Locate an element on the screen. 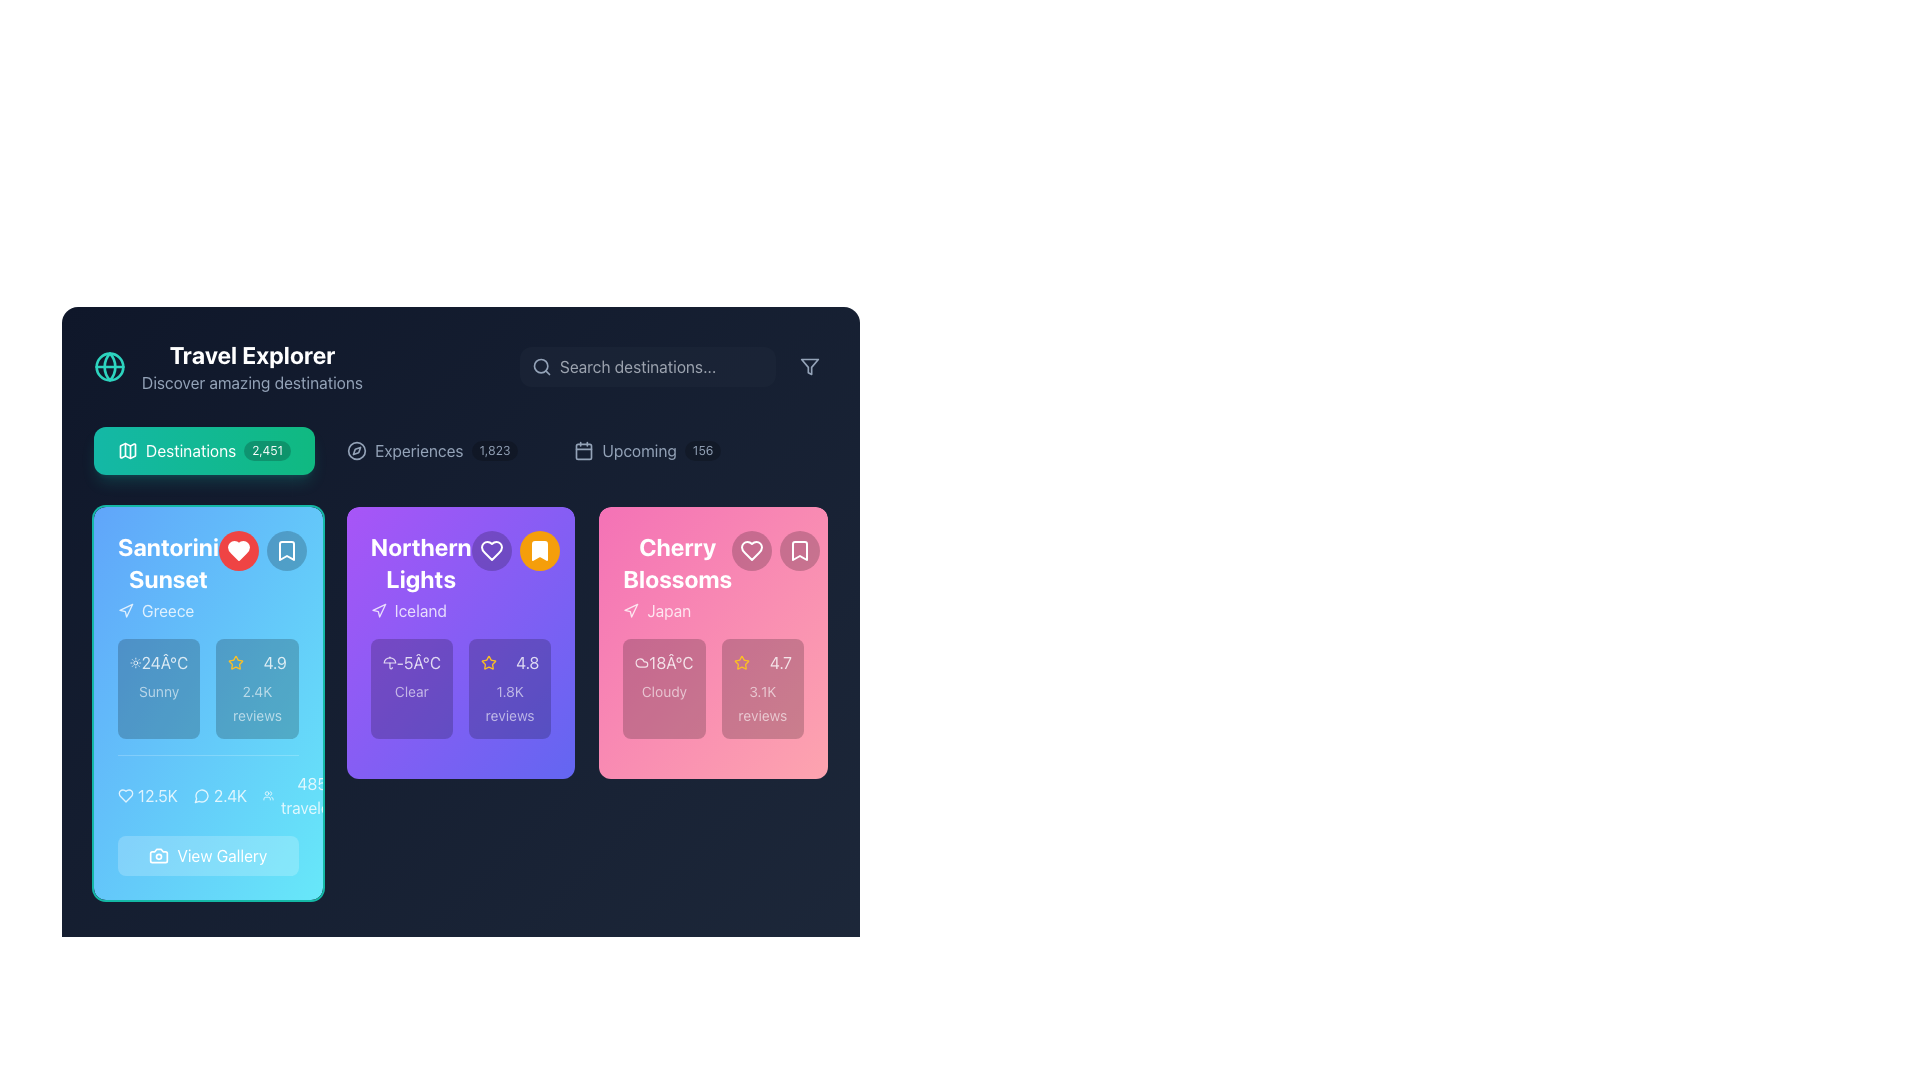  the 'Destinations' button is located at coordinates (204, 451).